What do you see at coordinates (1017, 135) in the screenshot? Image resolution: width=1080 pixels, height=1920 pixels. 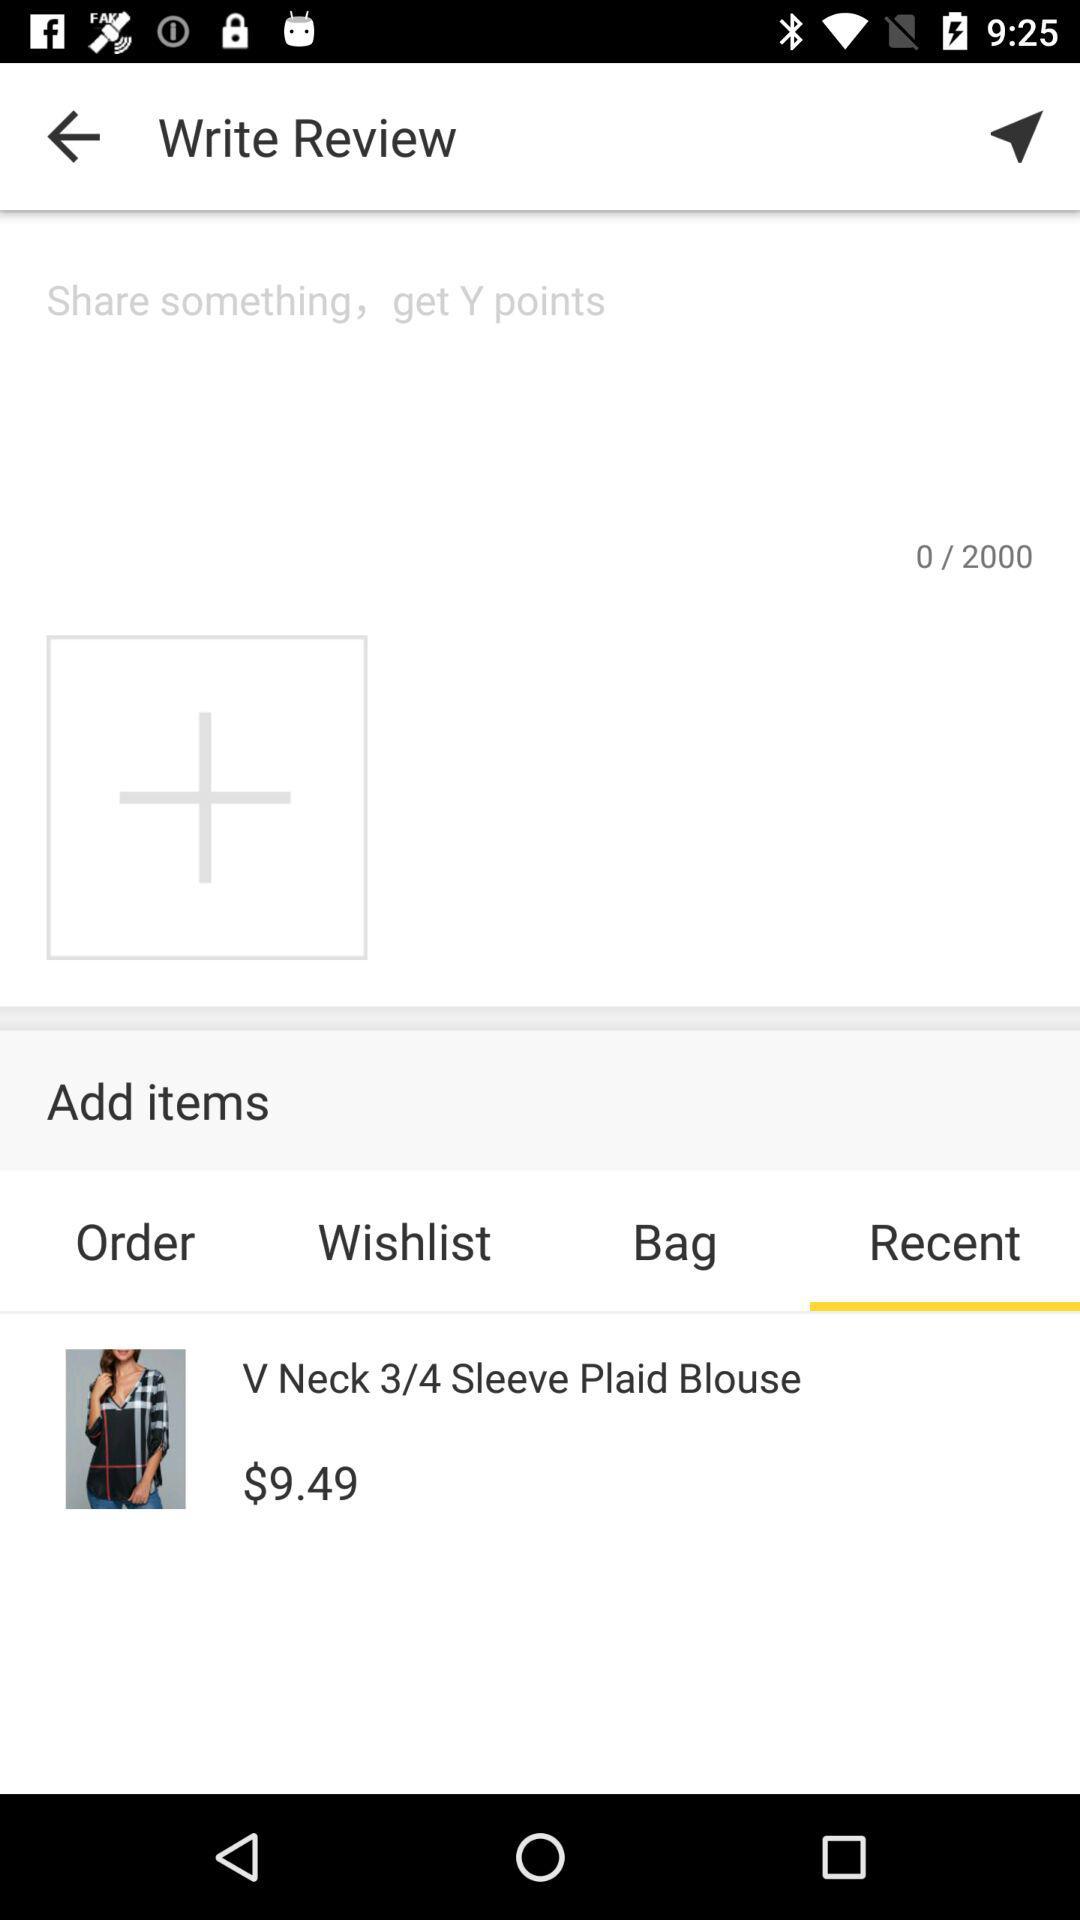 I see `app to the right of write review app` at bounding box center [1017, 135].